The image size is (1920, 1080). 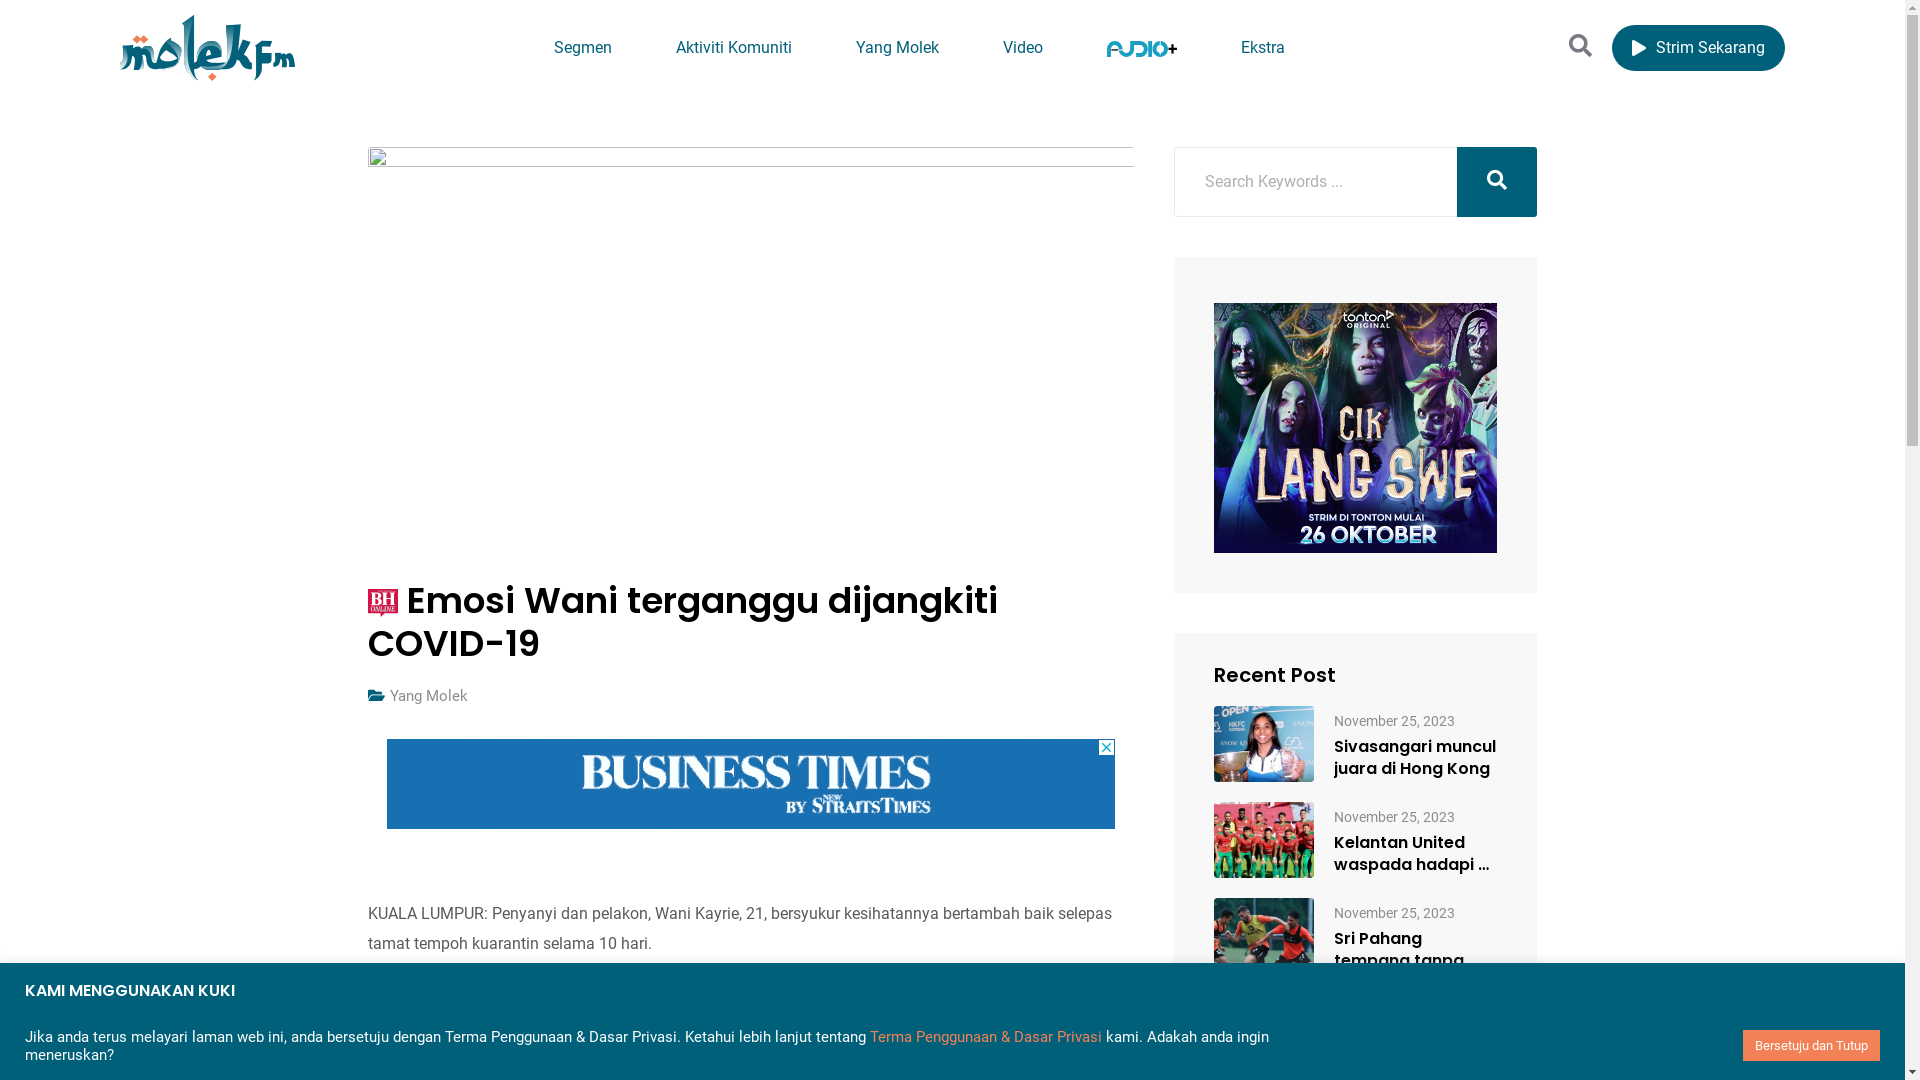 I want to click on 'Aktiviti Komuniti', so click(x=733, y=47).